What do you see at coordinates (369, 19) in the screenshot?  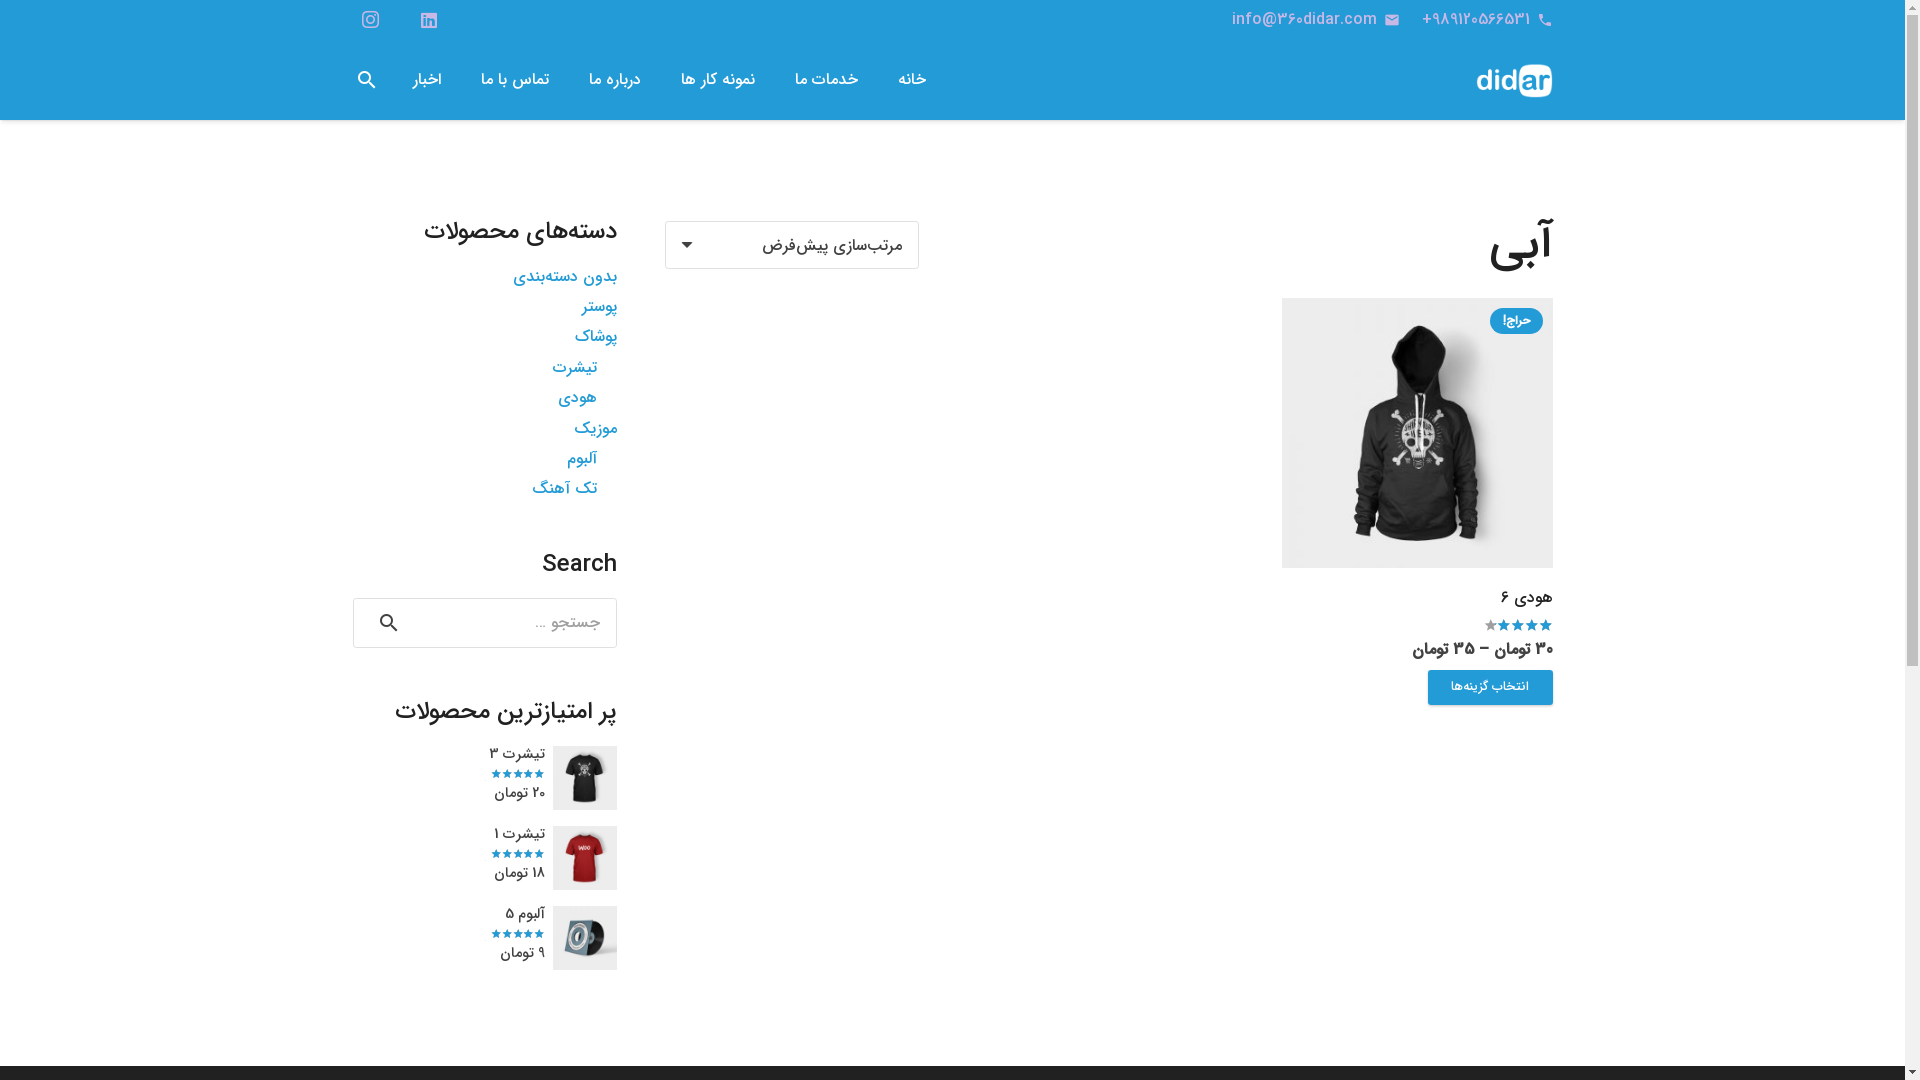 I see `'Instagram'` at bounding box center [369, 19].